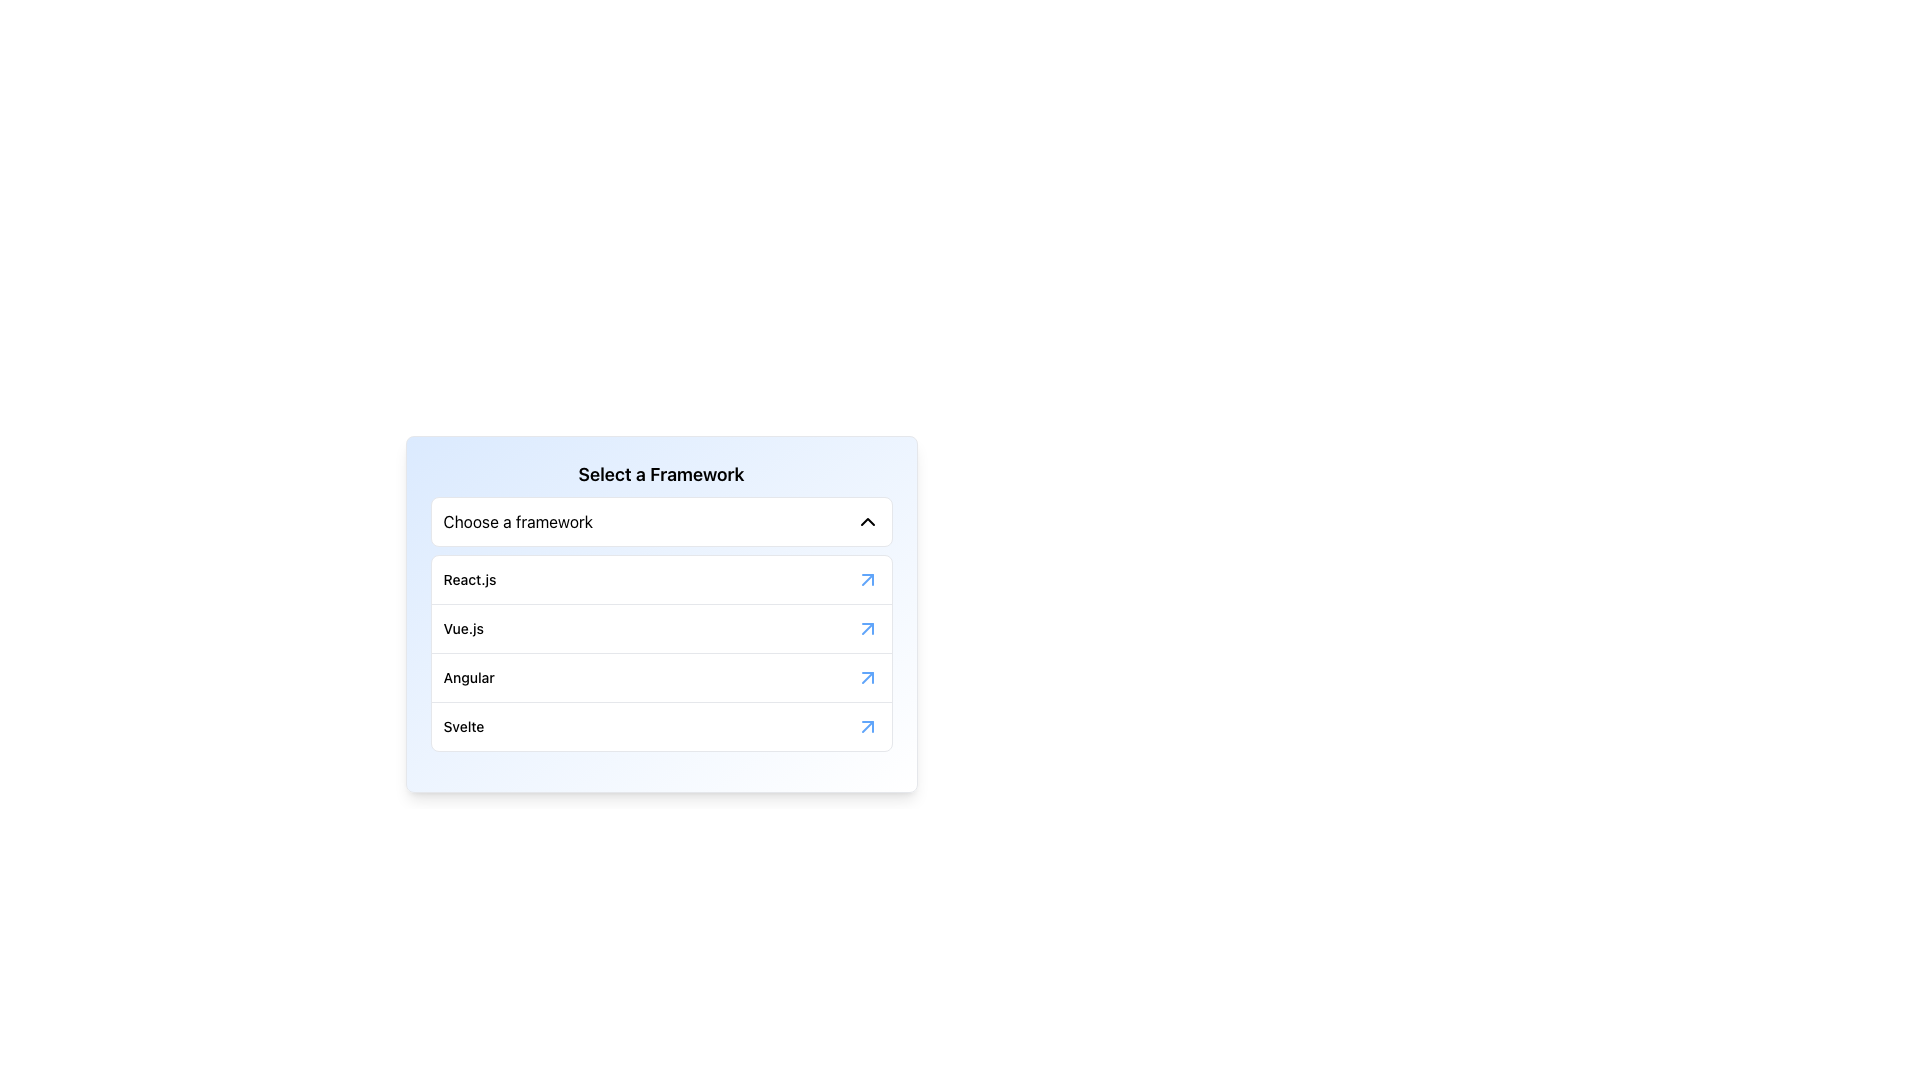 The height and width of the screenshot is (1080, 1920). What do you see at coordinates (867, 677) in the screenshot?
I see `the small blue arrow icon located to the far right of the 'Angular' entry in the 'Choose a framework' section` at bounding box center [867, 677].